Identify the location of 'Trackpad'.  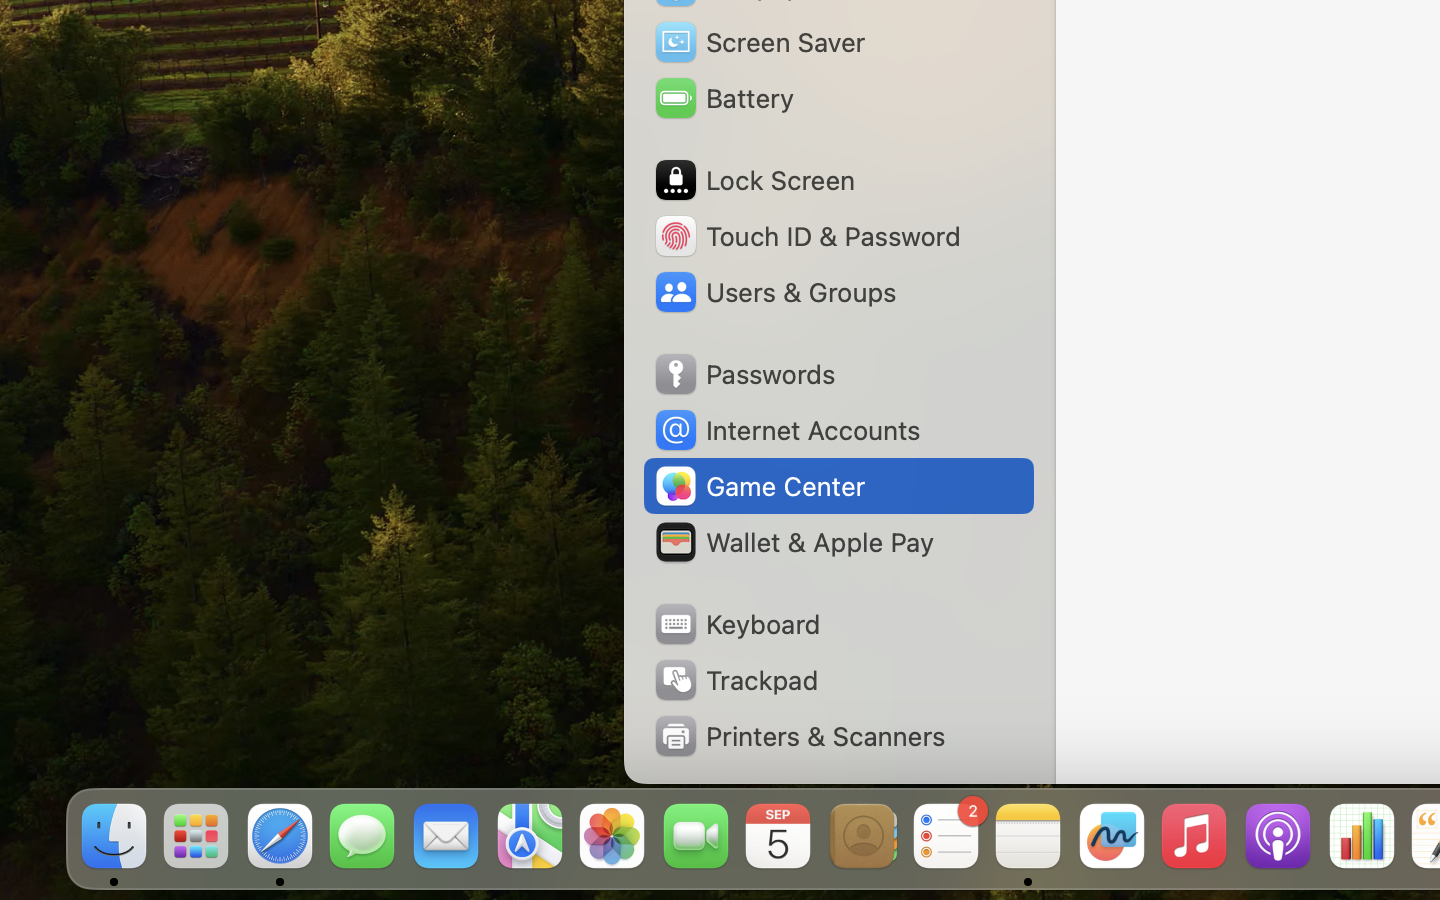
(733, 679).